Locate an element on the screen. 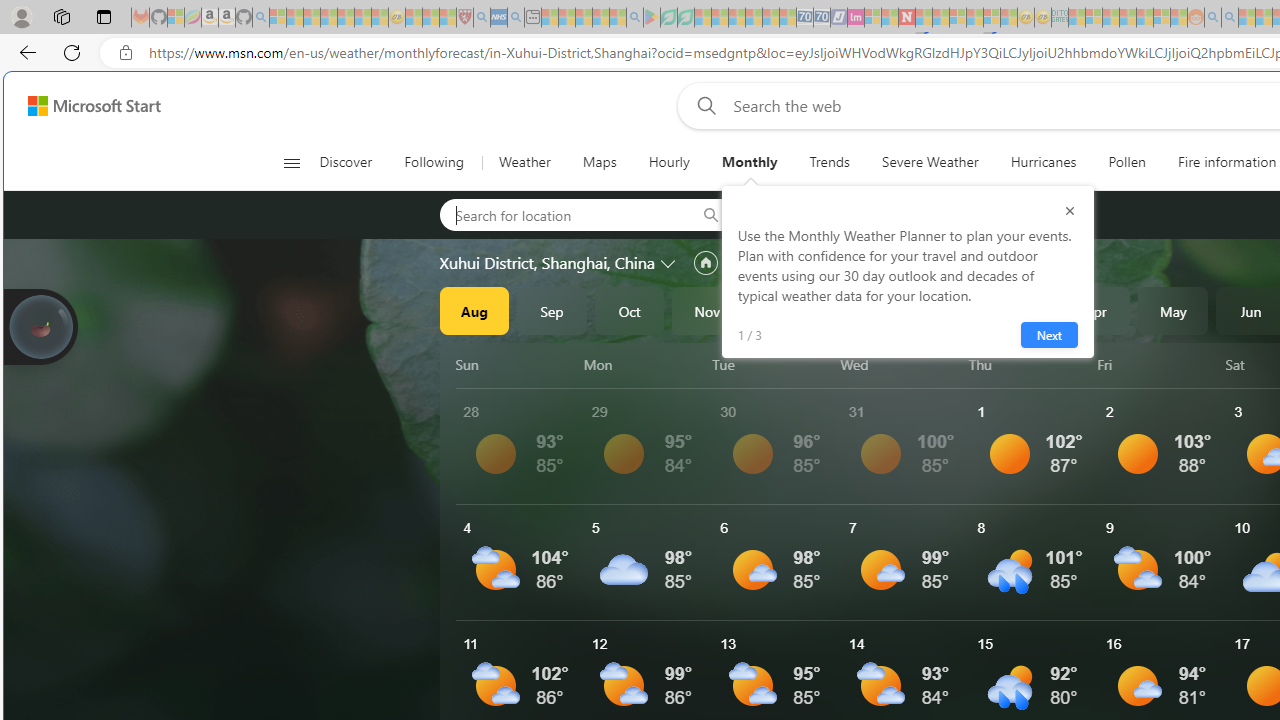 This screenshot has width=1280, height=720. 'Class: button-glyph' is located at coordinates (290, 162).